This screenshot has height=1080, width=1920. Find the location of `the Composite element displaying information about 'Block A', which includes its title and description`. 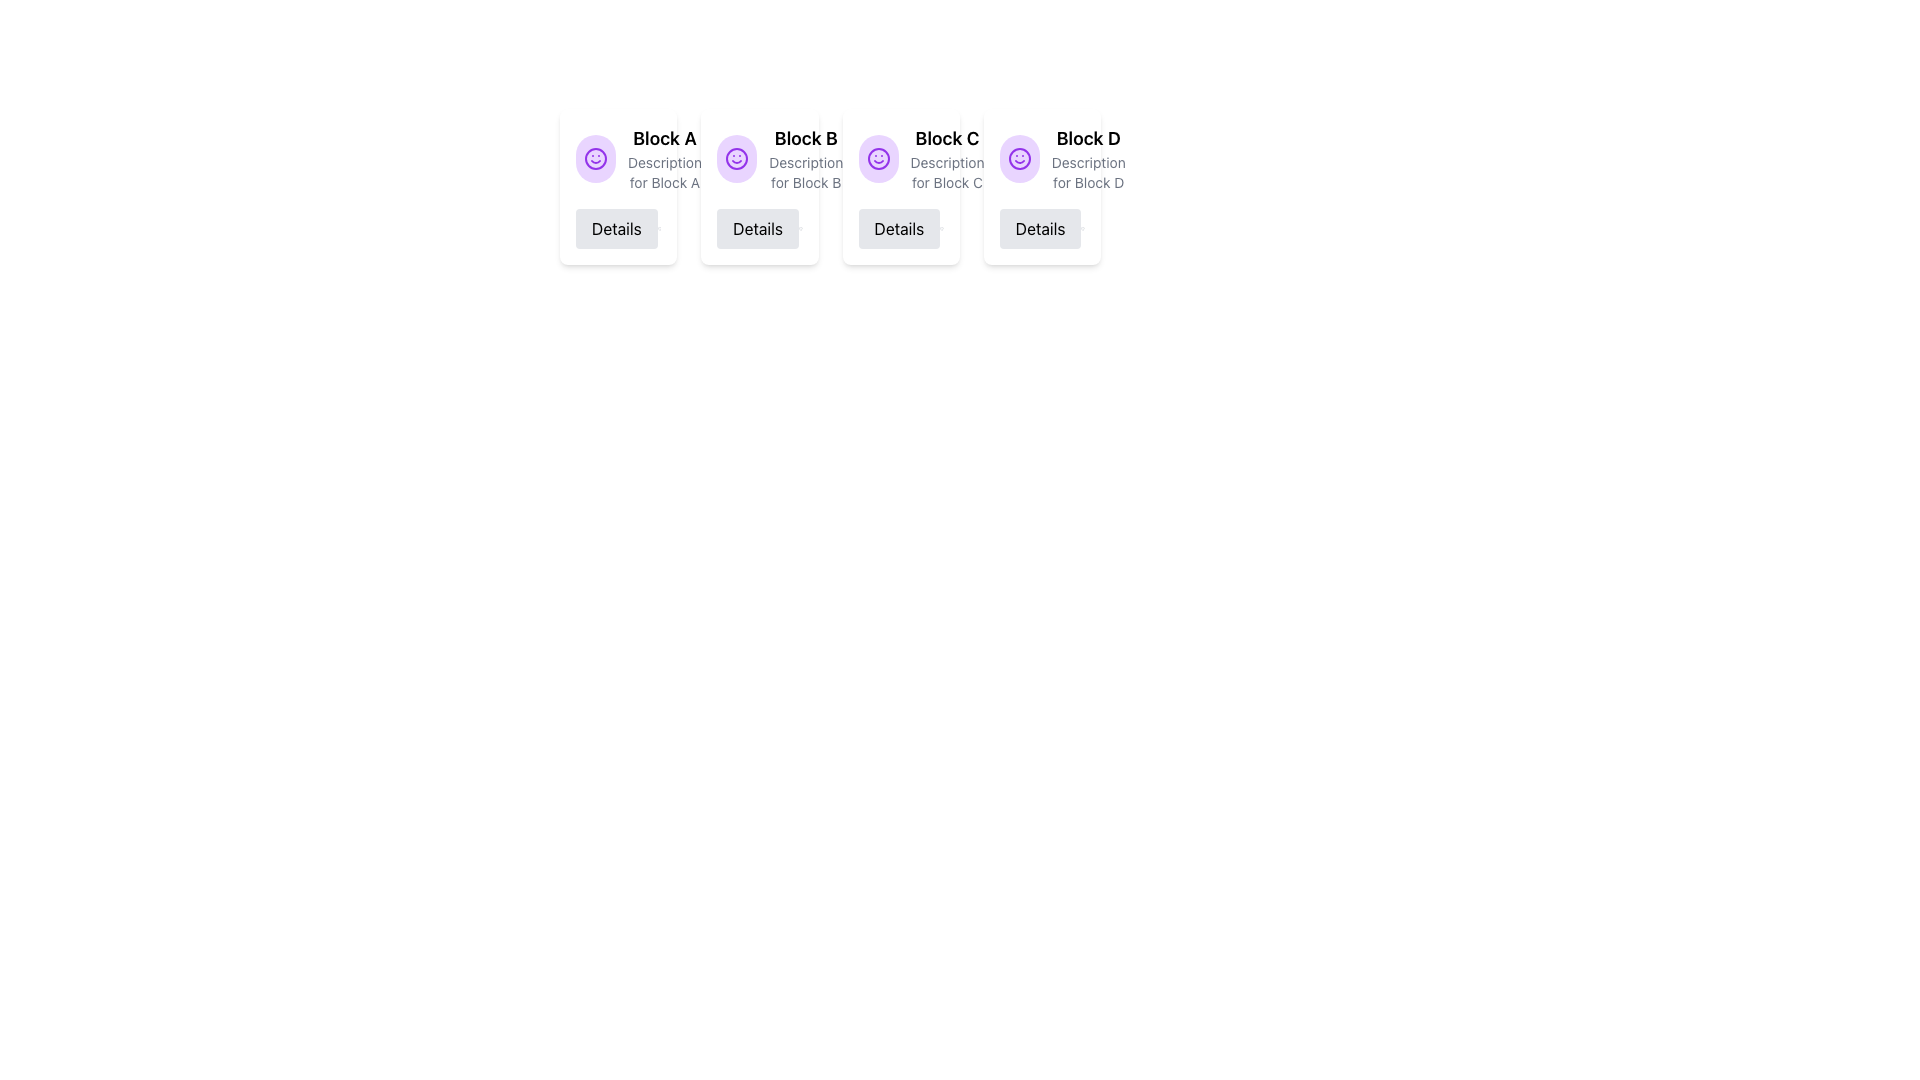

the Composite element displaying information about 'Block A', which includes its title and description is located at coordinates (617, 157).